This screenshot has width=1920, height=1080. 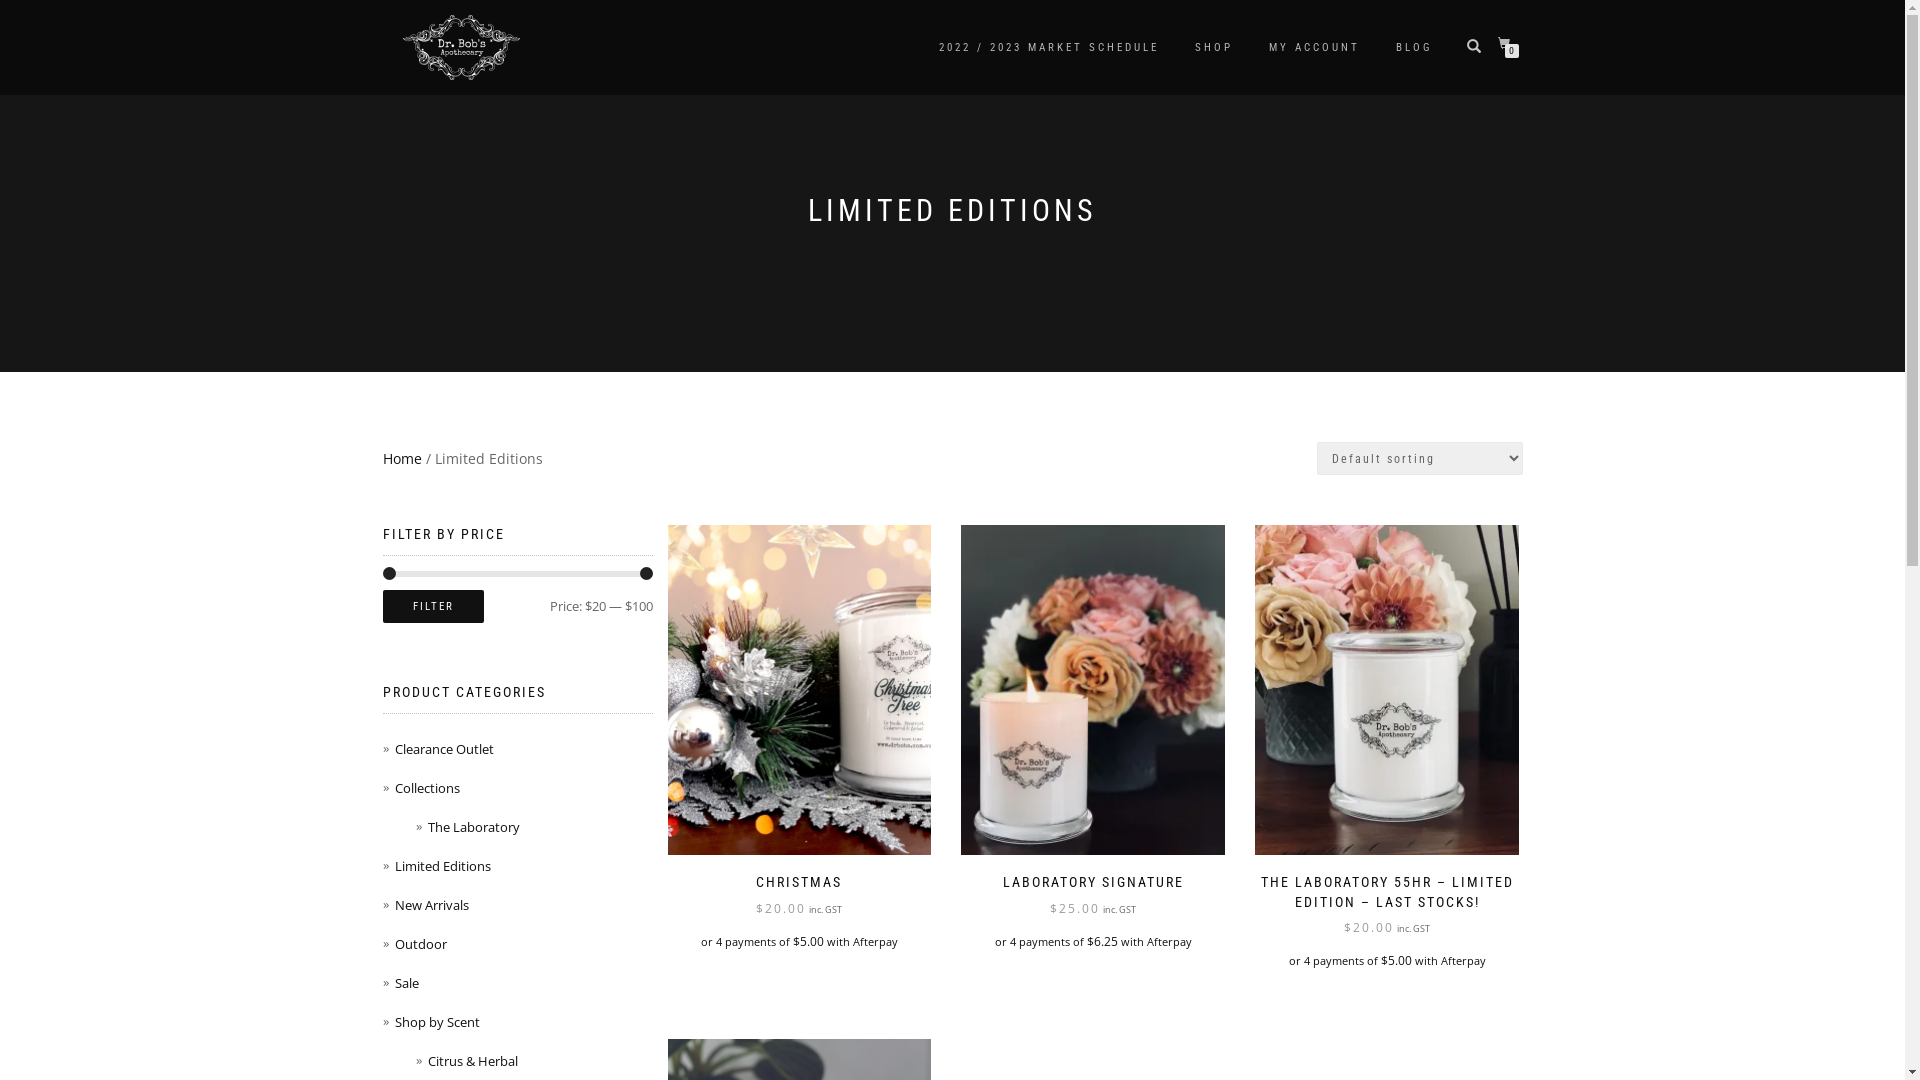 What do you see at coordinates (393, 748) in the screenshot?
I see `'Clearance Outlet'` at bounding box center [393, 748].